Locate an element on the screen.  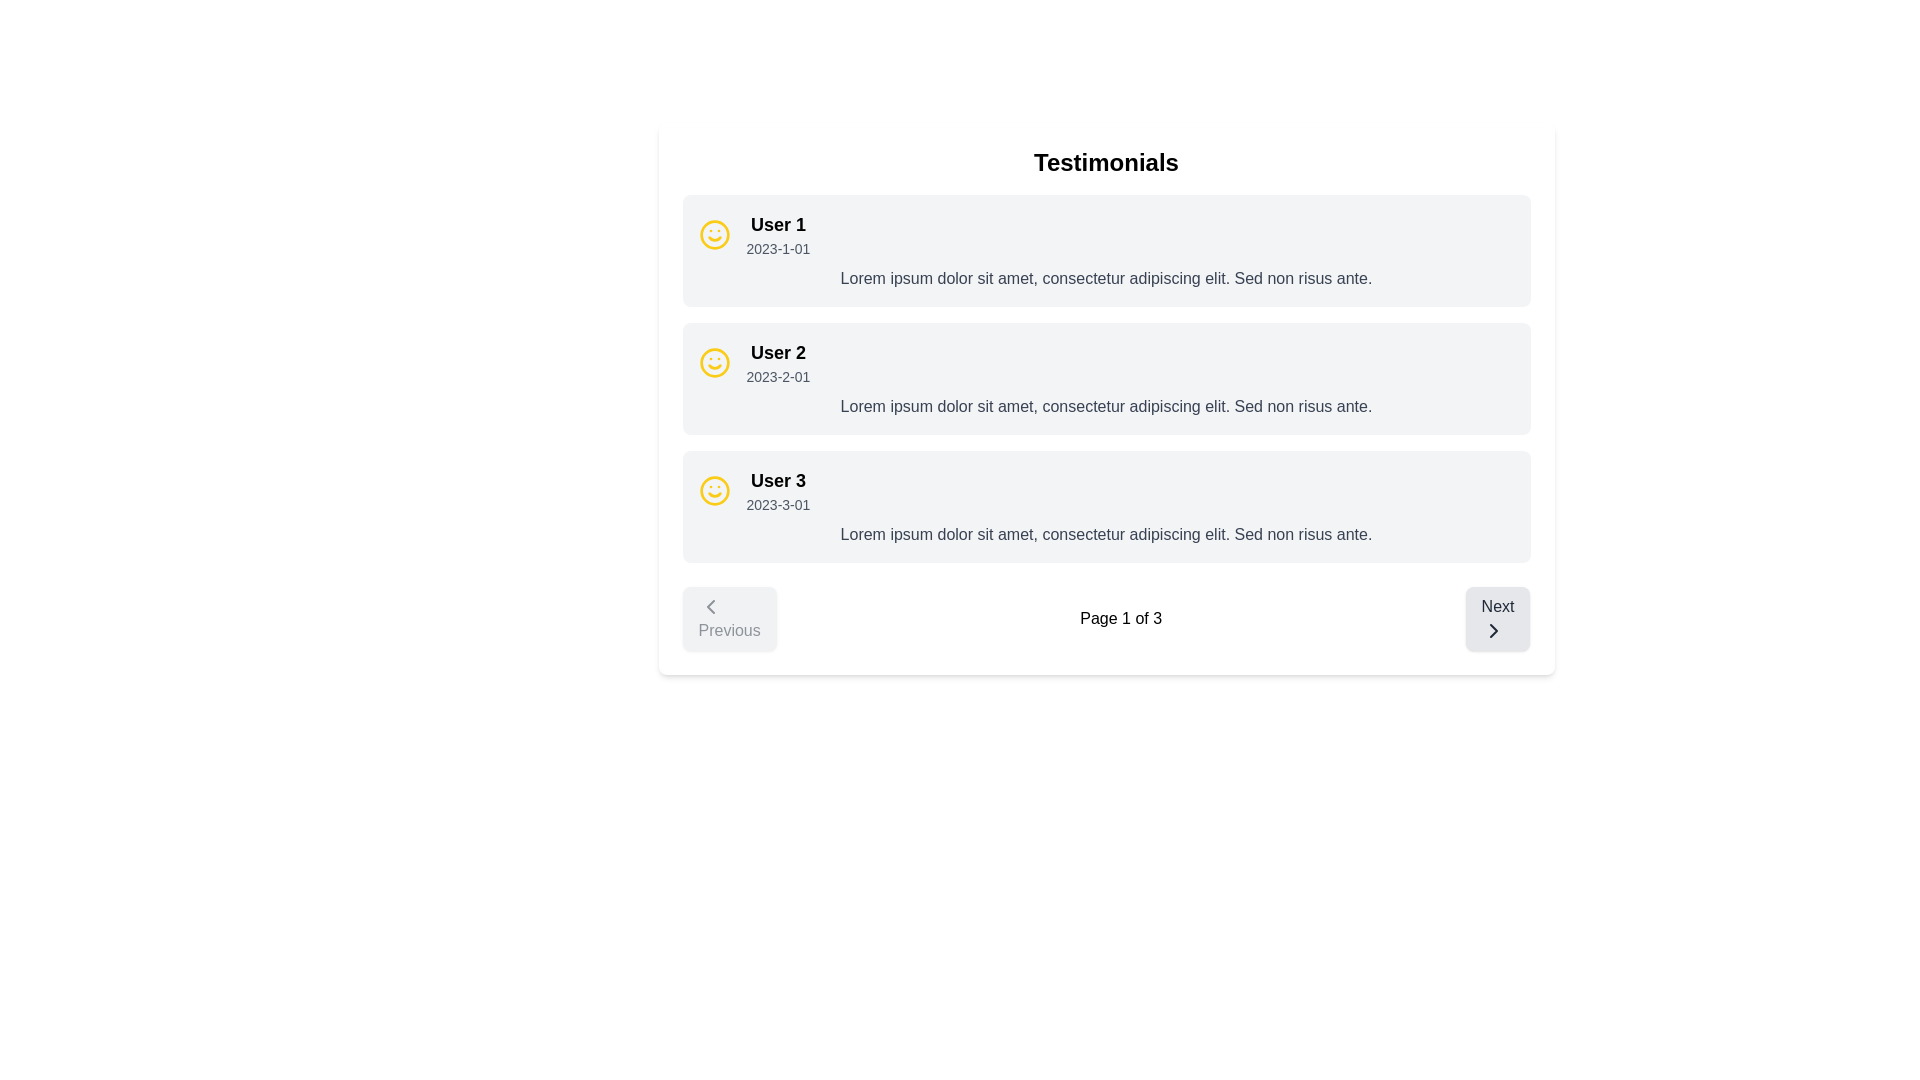
information displayed on the text label showing 'User 1' in bold and '2023-1-01' in gray underneath, located in the top-left section of the first testimonial card is located at coordinates (777, 234).